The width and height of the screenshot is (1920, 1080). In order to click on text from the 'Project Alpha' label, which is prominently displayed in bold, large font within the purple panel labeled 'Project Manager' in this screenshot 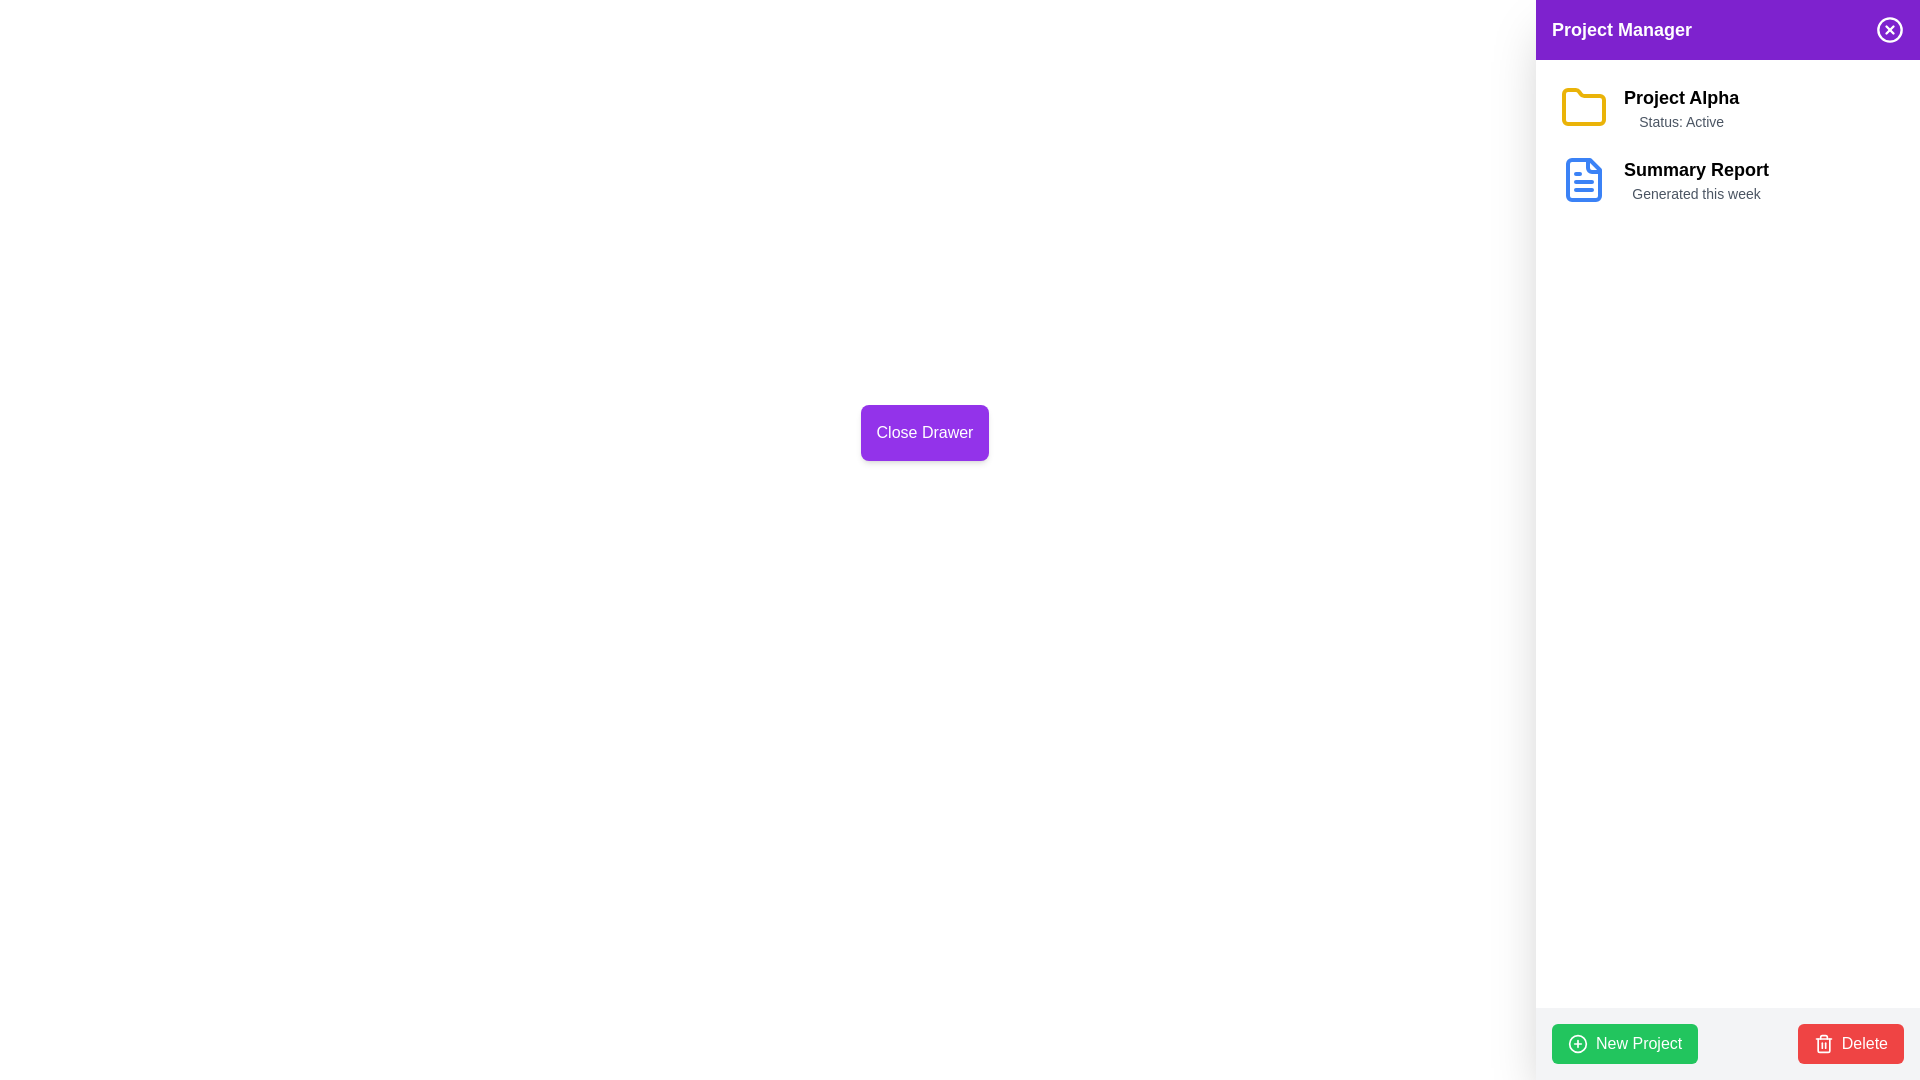, I will do `click(1680, 97)`.